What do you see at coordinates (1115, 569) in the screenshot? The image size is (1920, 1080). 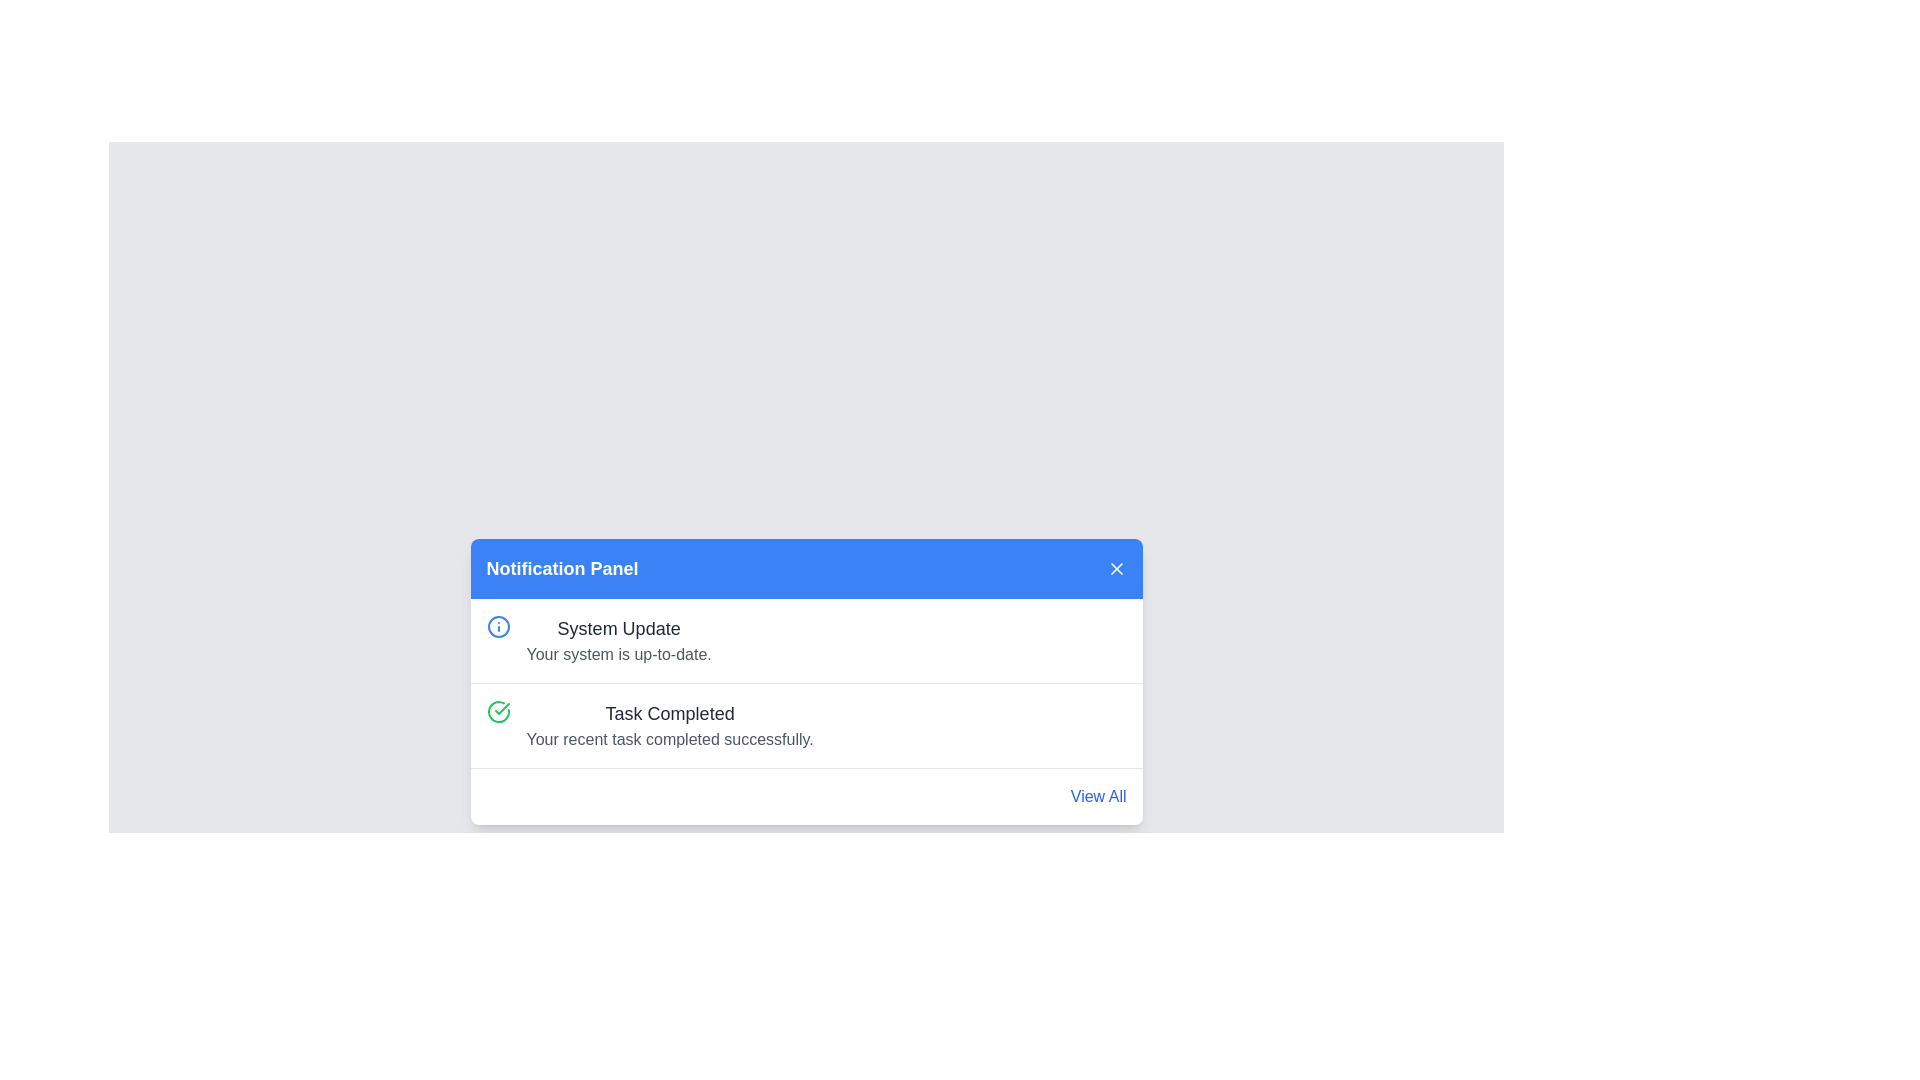 I see `the close icon represented as an 'X' located at the top-right corner of the blue header bar of the 'Notification Panel'` at bounding box center [1115, 569].